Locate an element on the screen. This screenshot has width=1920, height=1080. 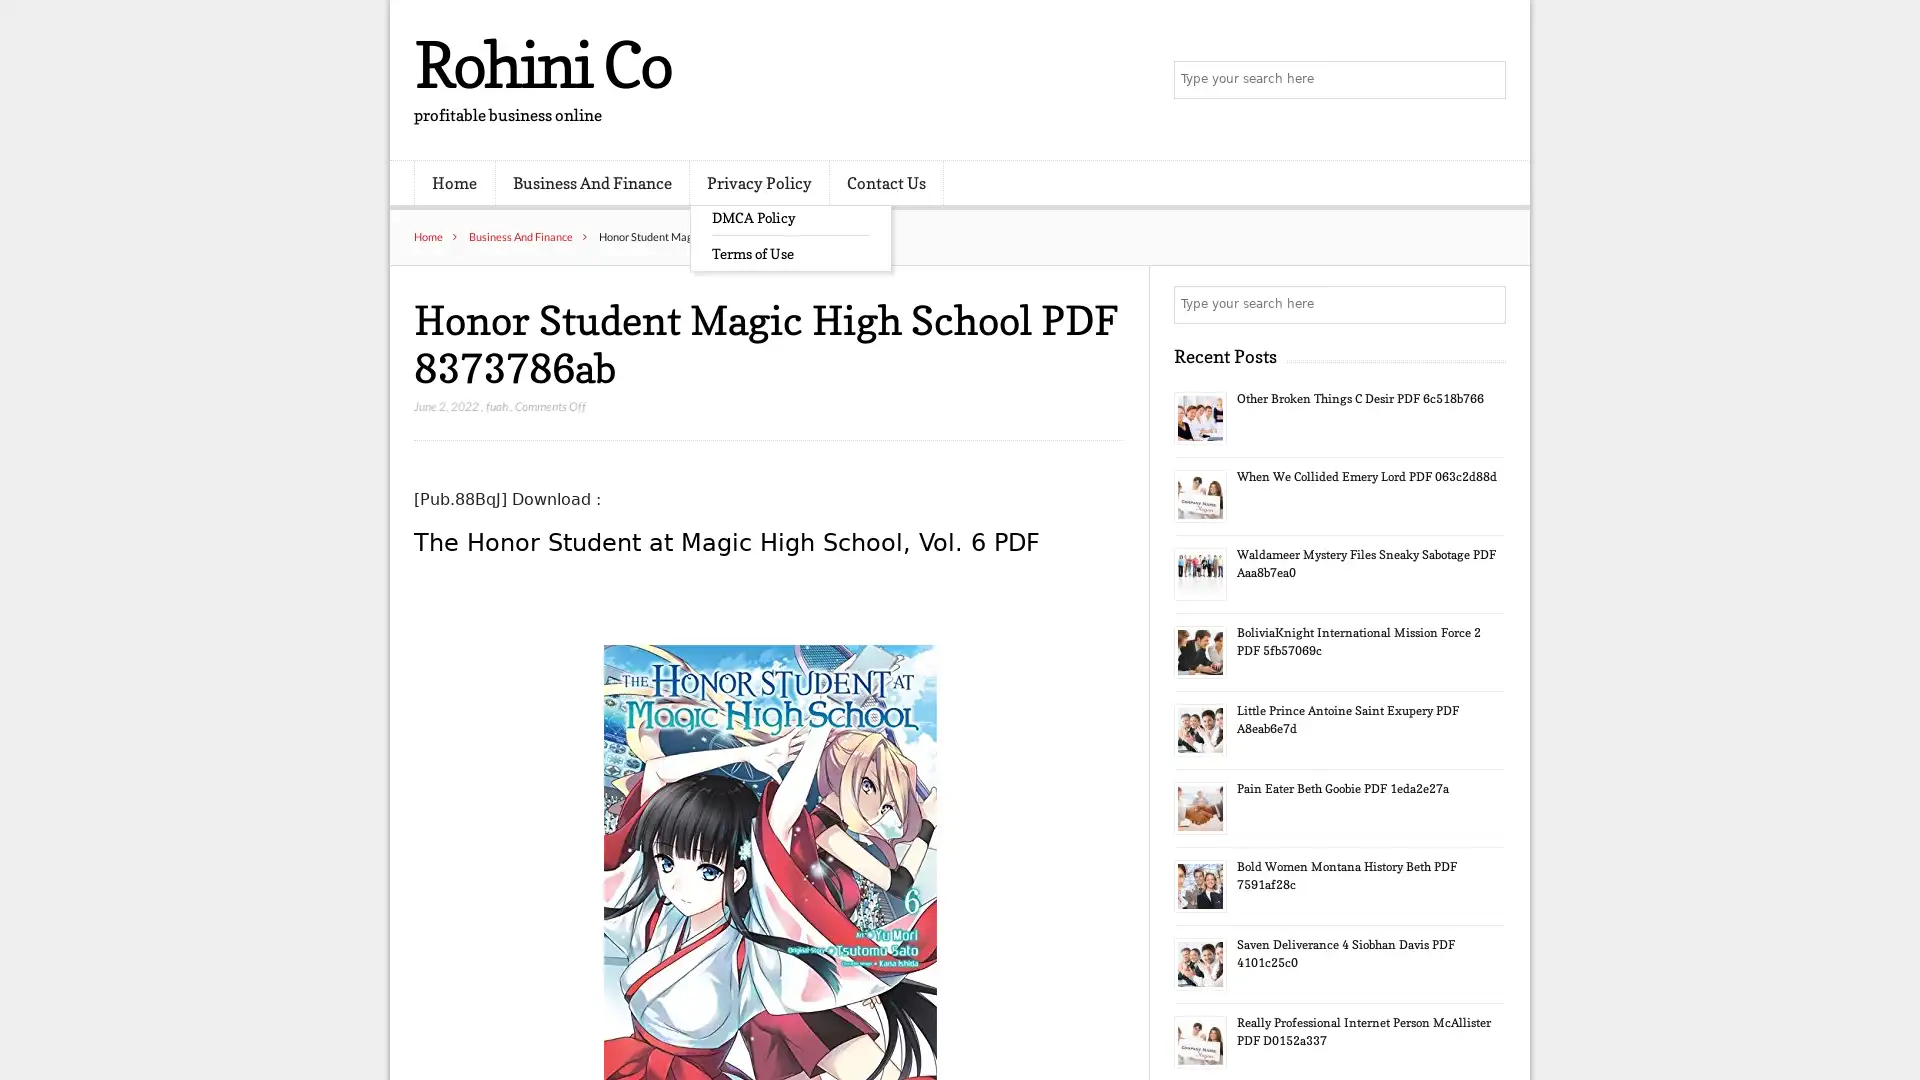
Search is located at coordinates (1485, 80).